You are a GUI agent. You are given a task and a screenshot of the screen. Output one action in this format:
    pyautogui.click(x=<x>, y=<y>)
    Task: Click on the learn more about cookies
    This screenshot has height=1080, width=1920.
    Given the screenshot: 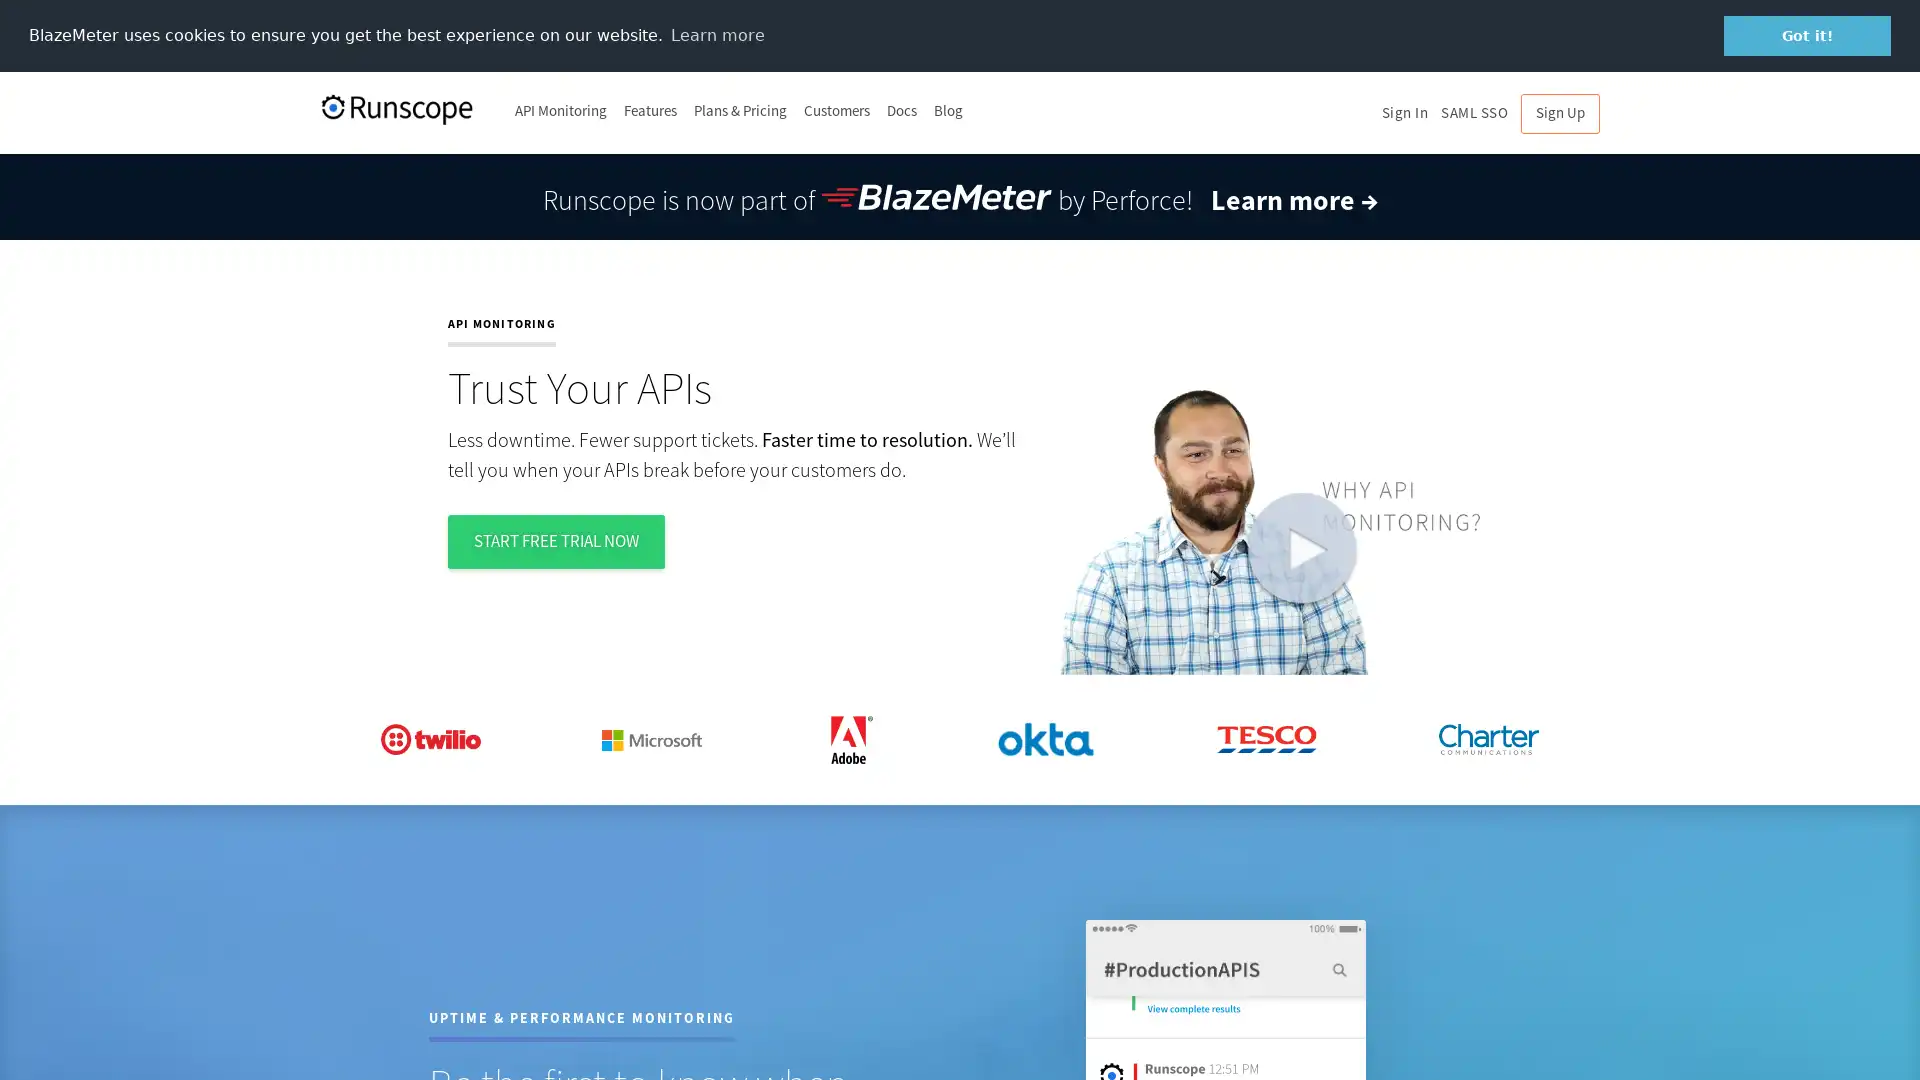 What is the action you would take?
    pyautogui.click(x=717, y=34)
    